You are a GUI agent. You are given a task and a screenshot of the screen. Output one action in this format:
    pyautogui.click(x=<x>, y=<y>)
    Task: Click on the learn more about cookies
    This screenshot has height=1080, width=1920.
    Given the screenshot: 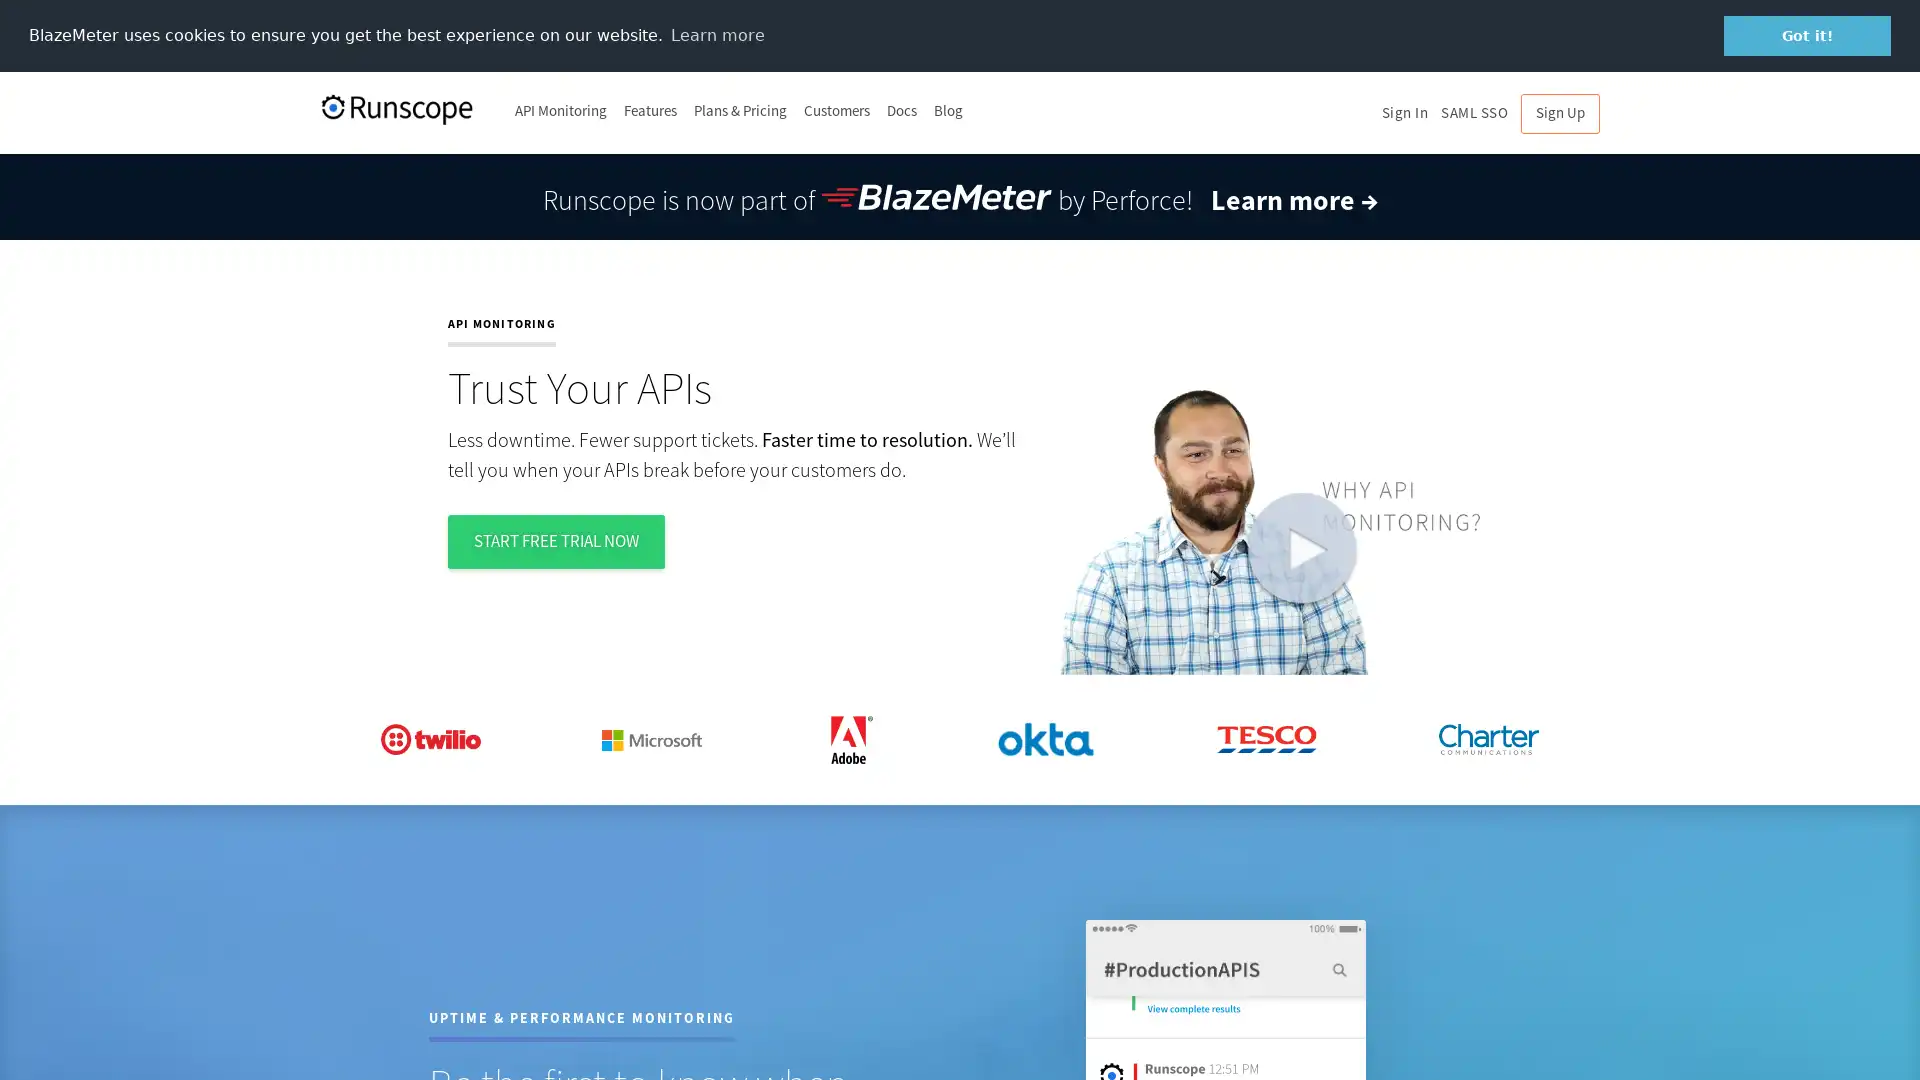 What is the action you would take?
    pyautogui.click(x=717, y=34)
    